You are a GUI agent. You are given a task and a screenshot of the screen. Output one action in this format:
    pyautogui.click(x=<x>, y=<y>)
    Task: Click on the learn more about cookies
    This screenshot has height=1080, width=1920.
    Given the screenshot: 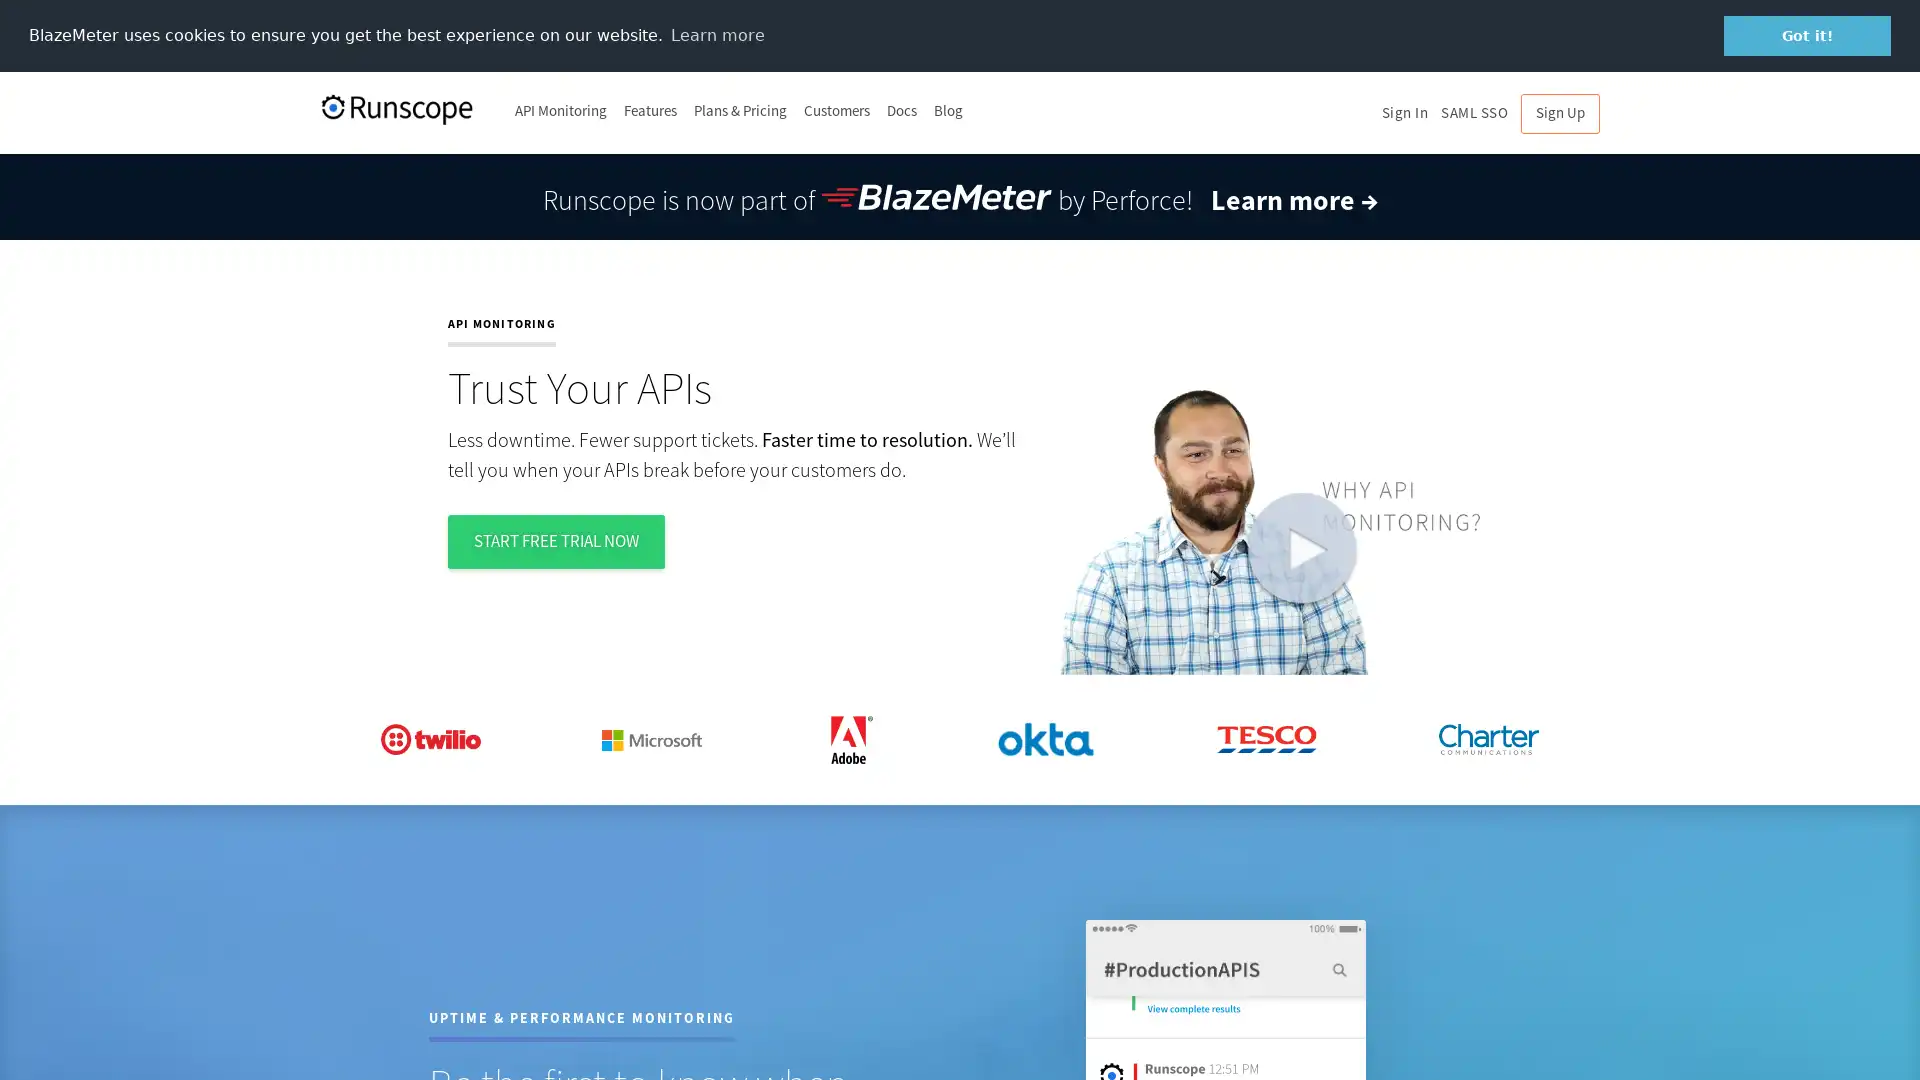 What is the action you would take?
    pyautogui.click(x=717, y=34)
    